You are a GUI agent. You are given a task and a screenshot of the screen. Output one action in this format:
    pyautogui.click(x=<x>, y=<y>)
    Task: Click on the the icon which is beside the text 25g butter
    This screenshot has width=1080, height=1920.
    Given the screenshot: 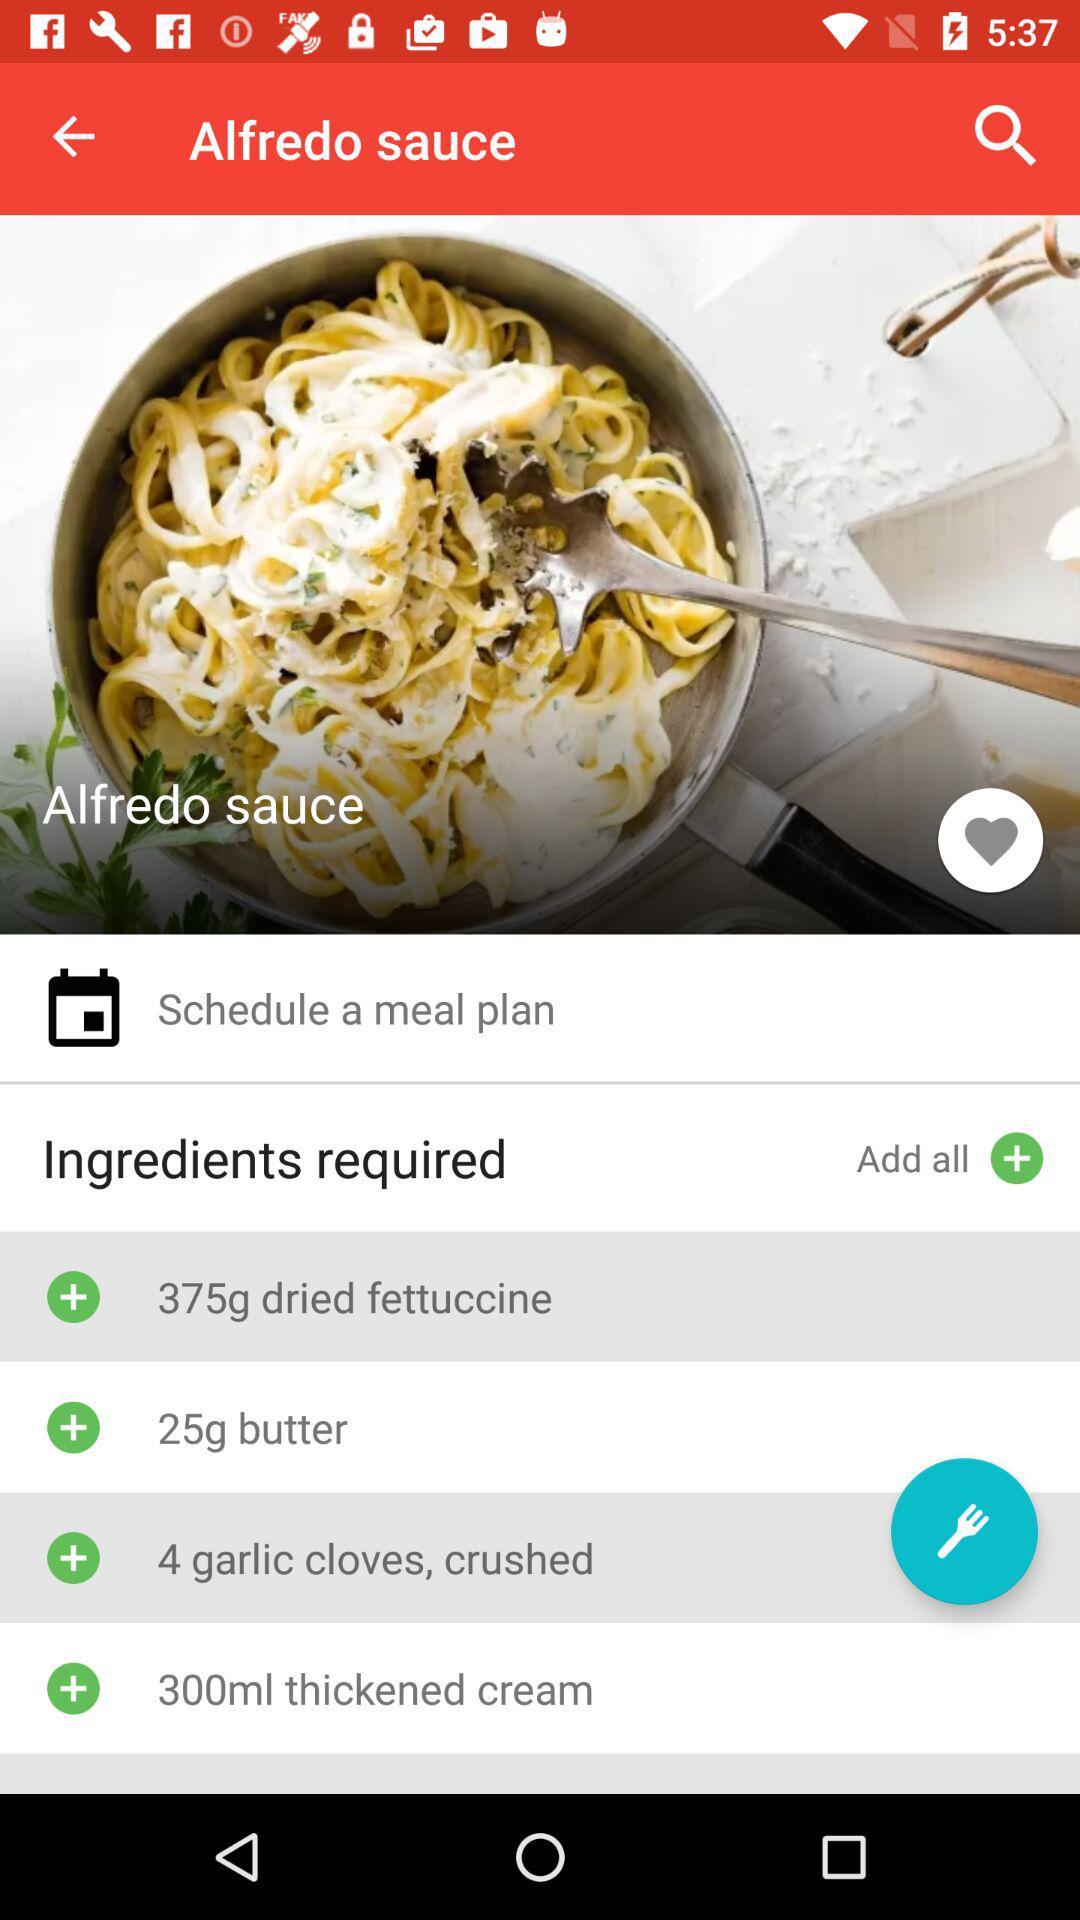 What is the action you would take?
    pyautogui.click(x=72, y=1426)
    